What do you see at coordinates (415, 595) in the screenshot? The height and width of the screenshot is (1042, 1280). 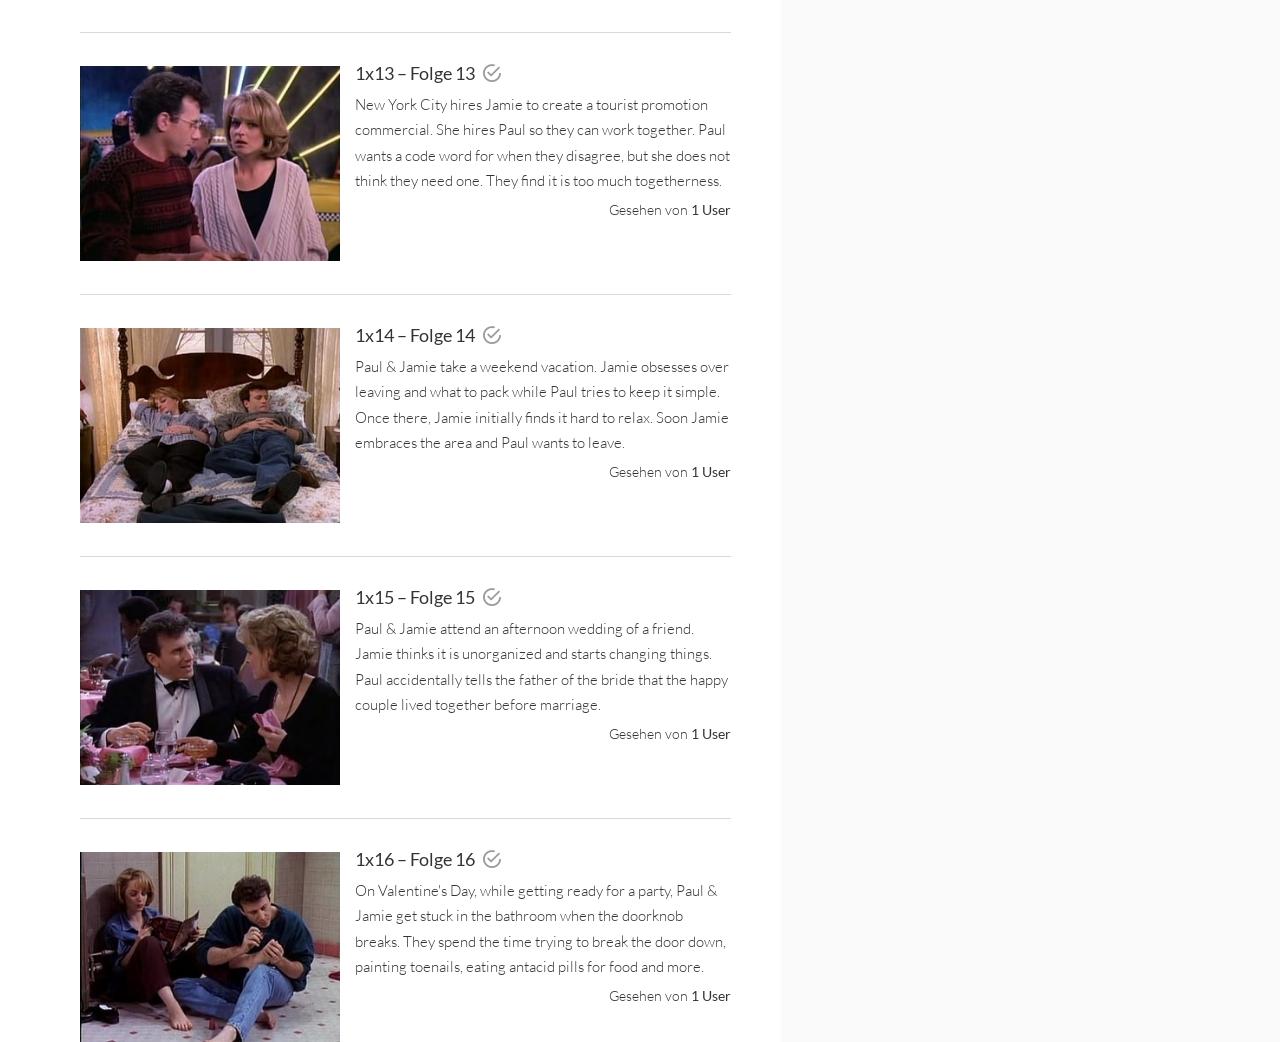 I see `'1x15 – Folge 15'` at bounding box center [415, 595].